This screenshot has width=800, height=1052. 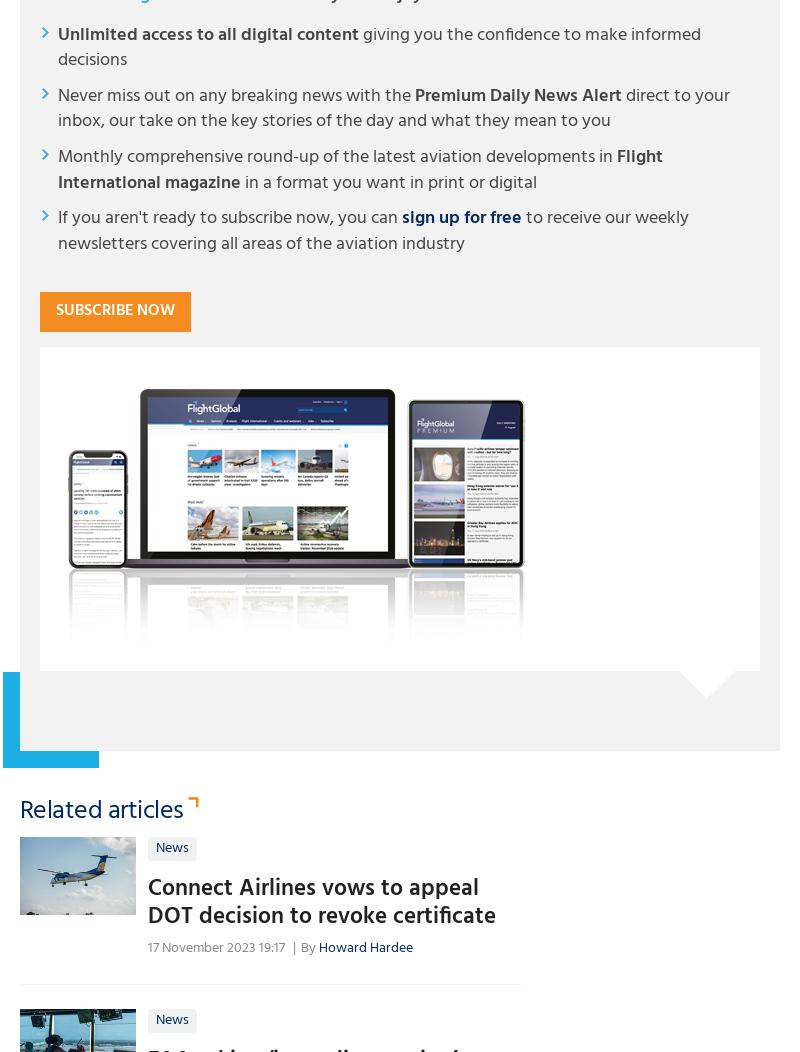 What do you see at coordinates (100, 810) in the screenshot?
I see `'Related articles'` at bounding box center [100, 810].